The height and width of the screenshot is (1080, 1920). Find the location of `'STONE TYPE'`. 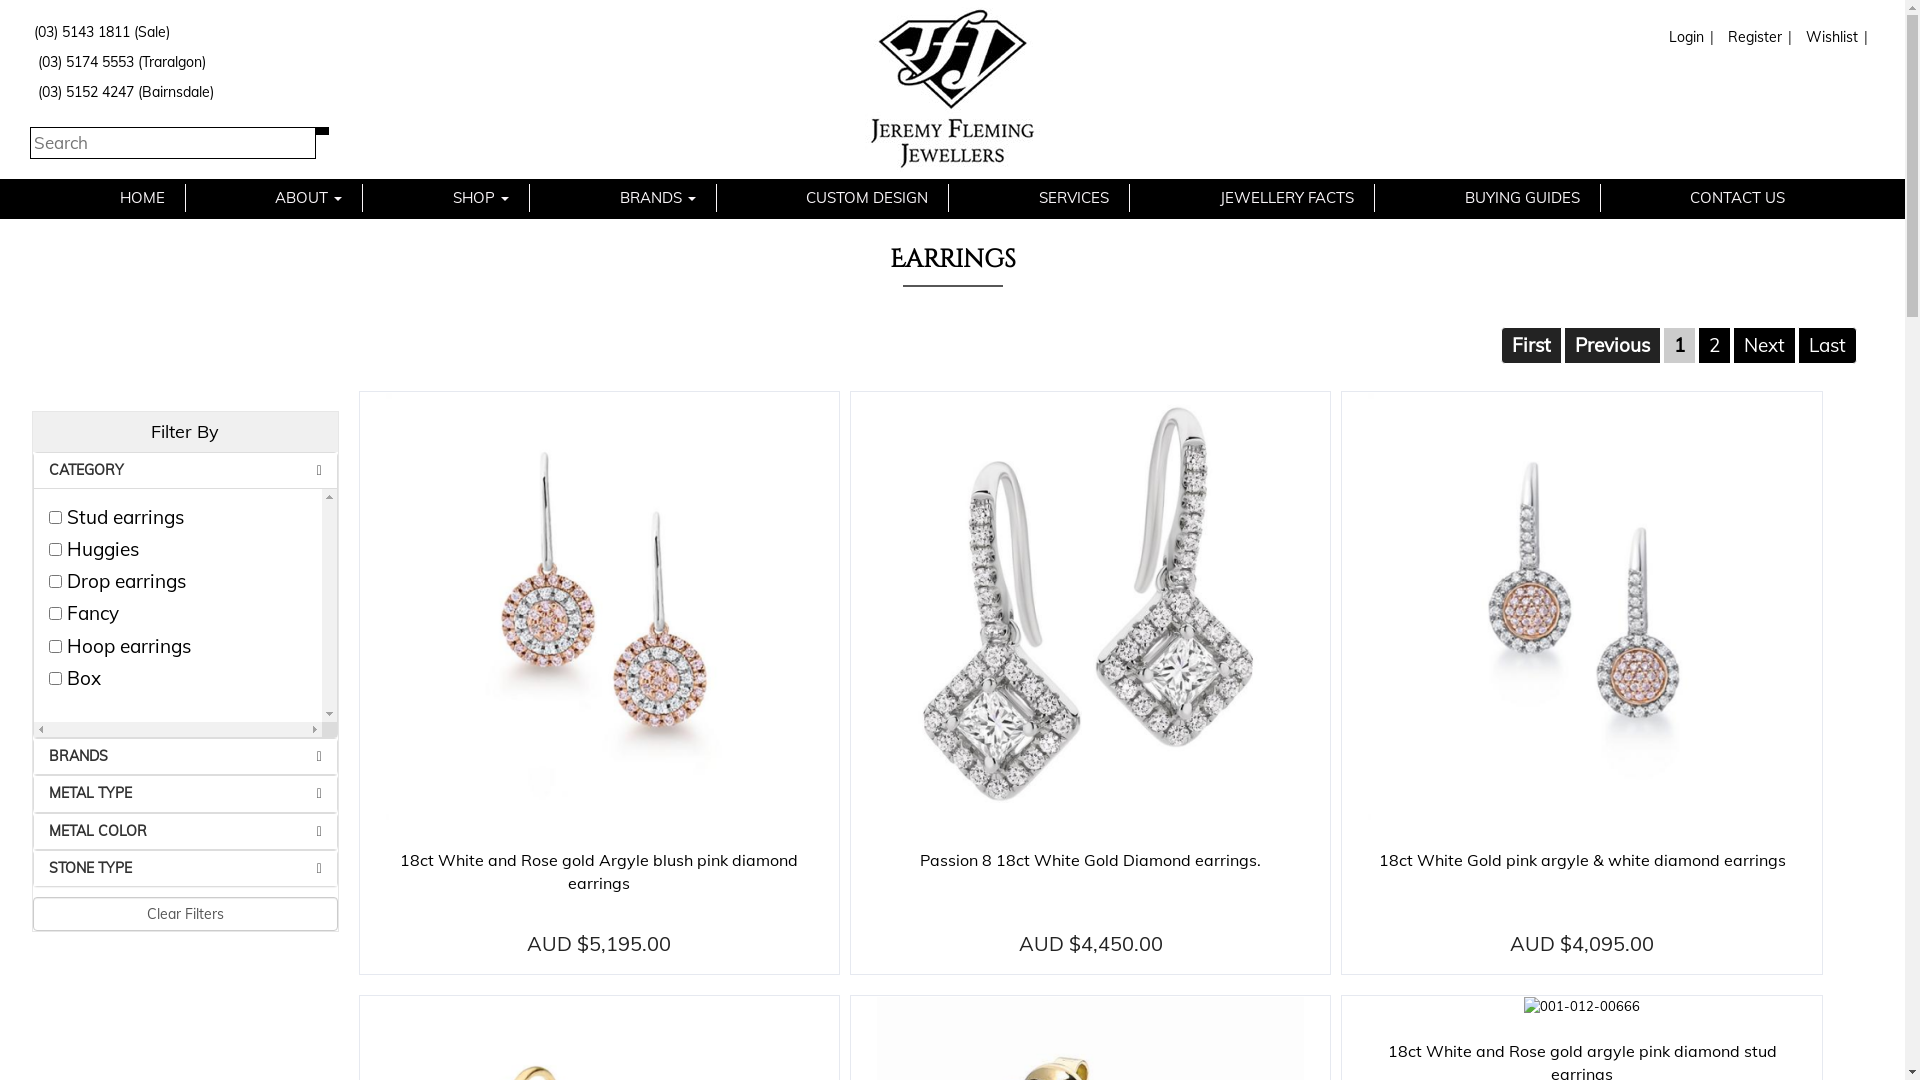

'STONE TYPE' is located at coordinates (185, 867).